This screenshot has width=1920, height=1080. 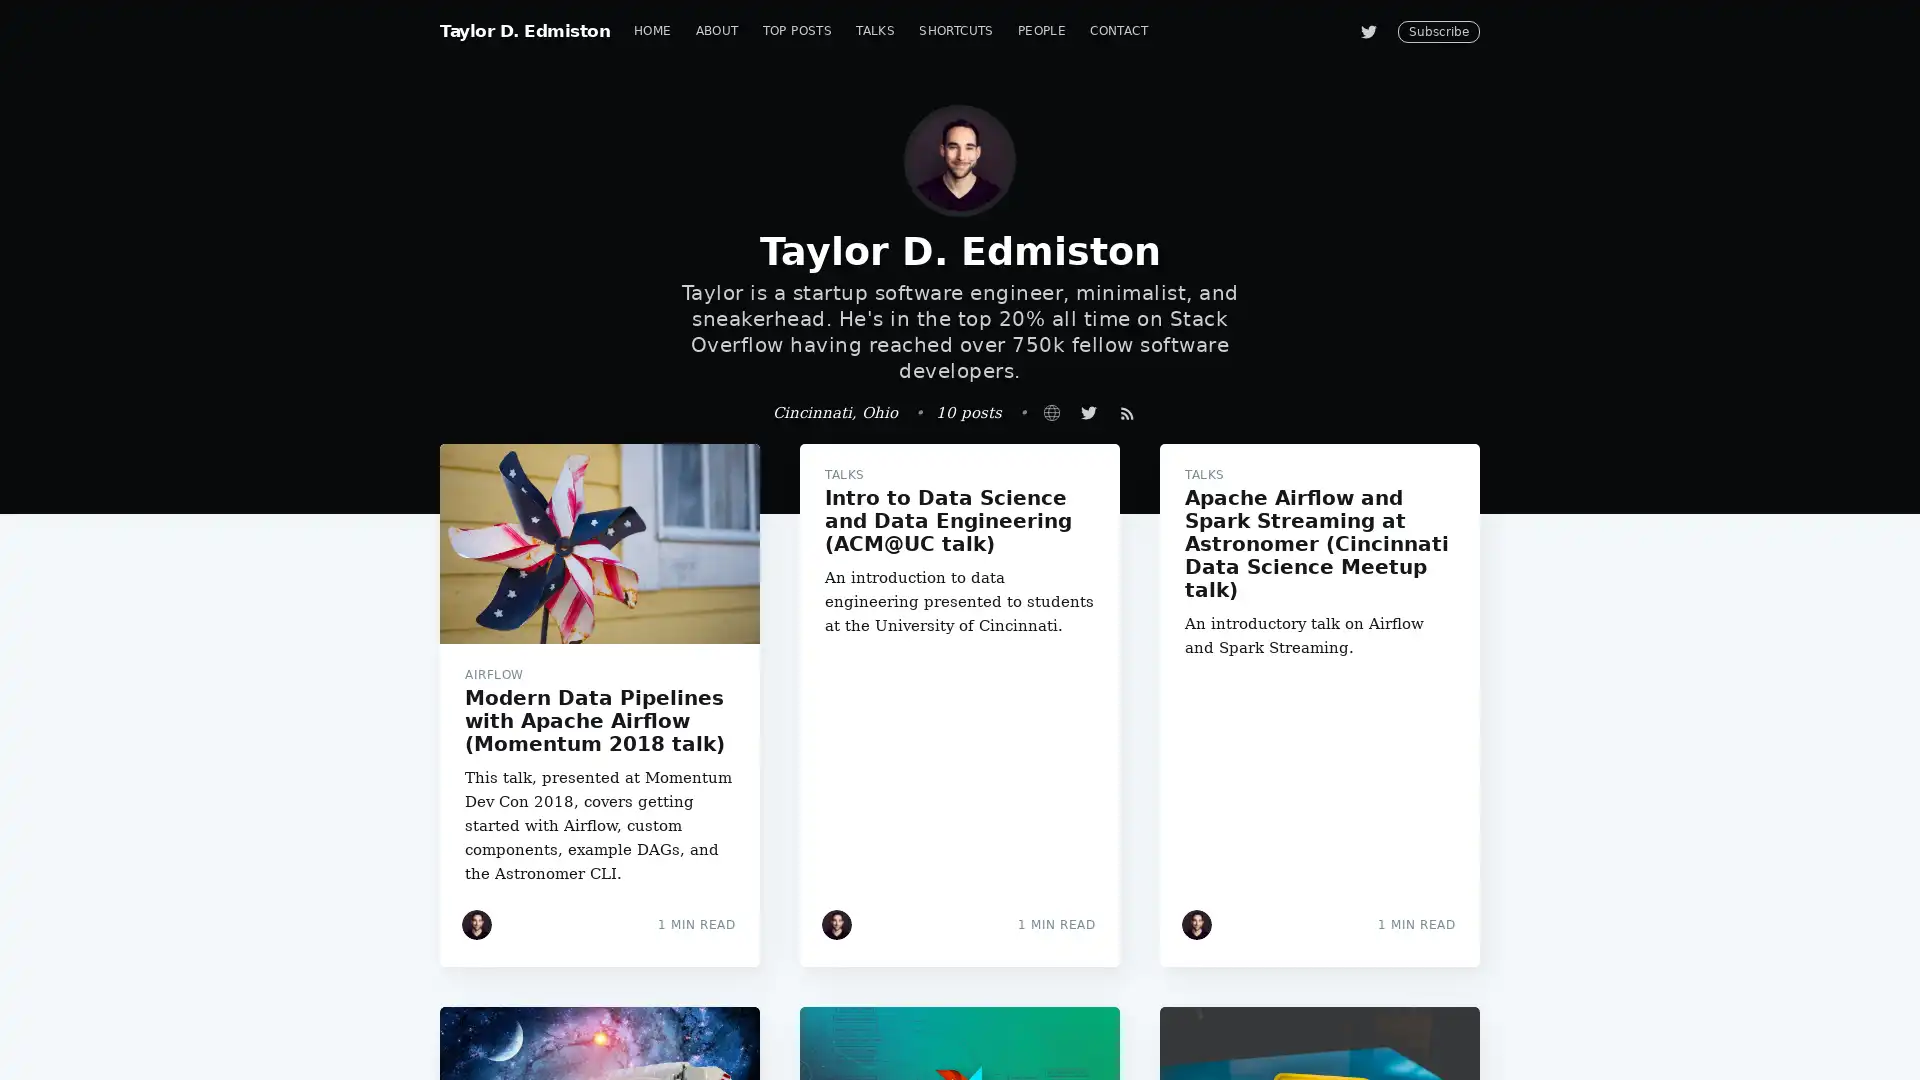 What do you see at coordinates (1142, 613) in the screenshot?
I see `Subscribe` at bounding box center [1142, 613].